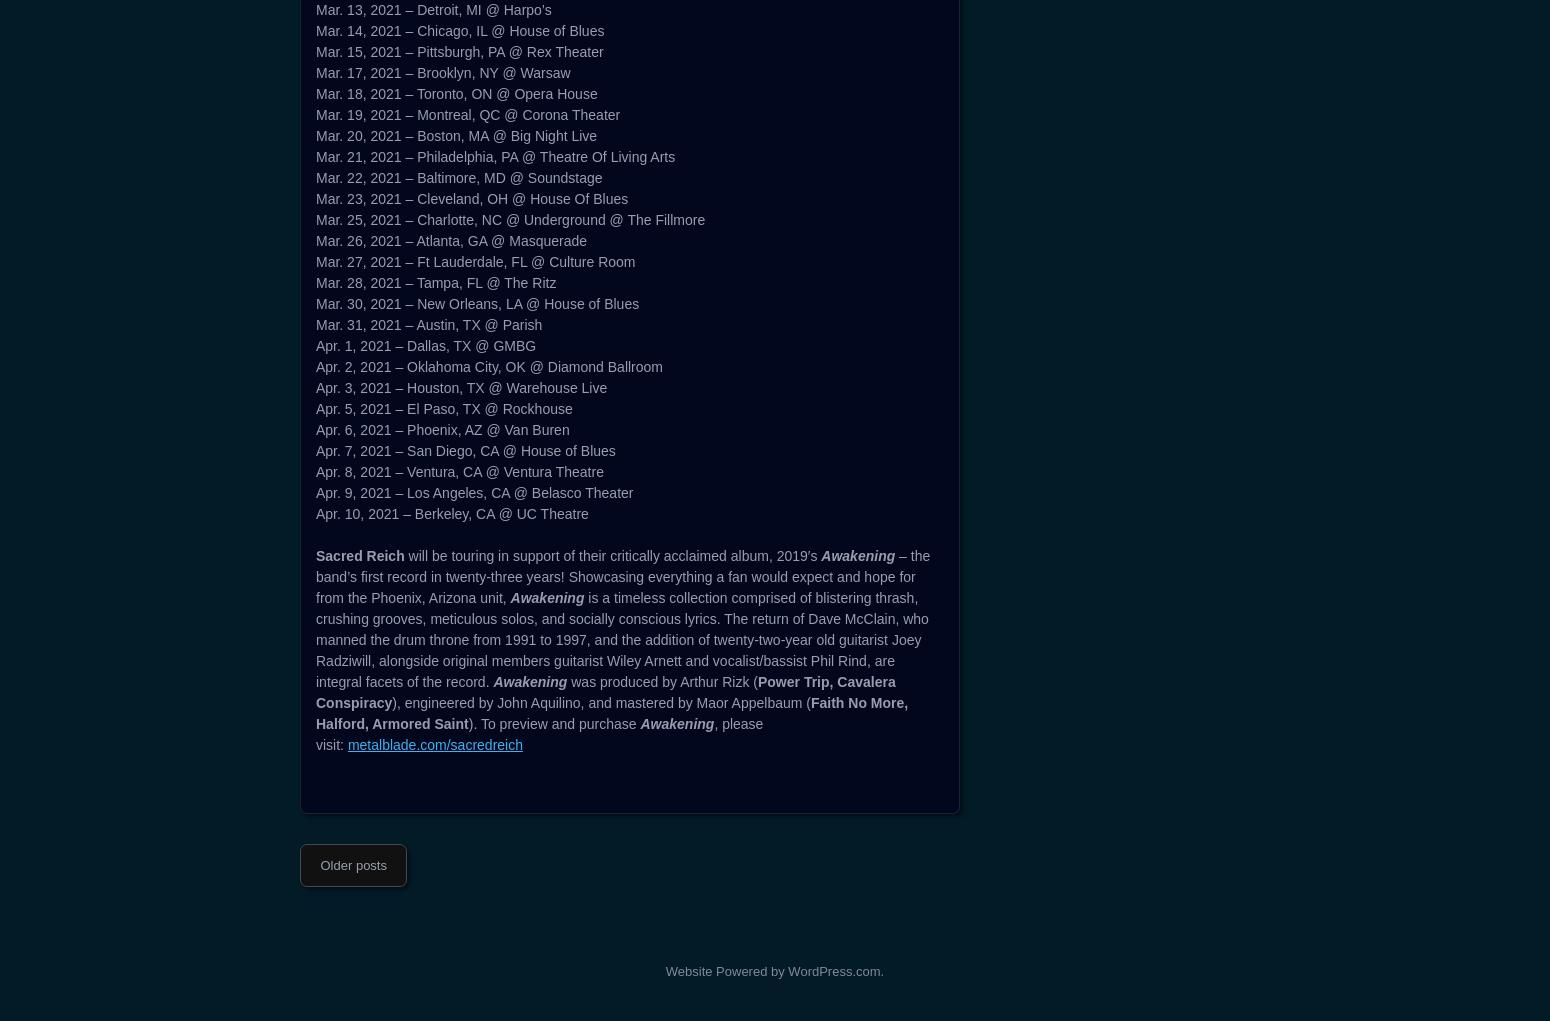 The image size is (1550, 1021). I want to click on 'SACRED REICH', so click(368, 191).